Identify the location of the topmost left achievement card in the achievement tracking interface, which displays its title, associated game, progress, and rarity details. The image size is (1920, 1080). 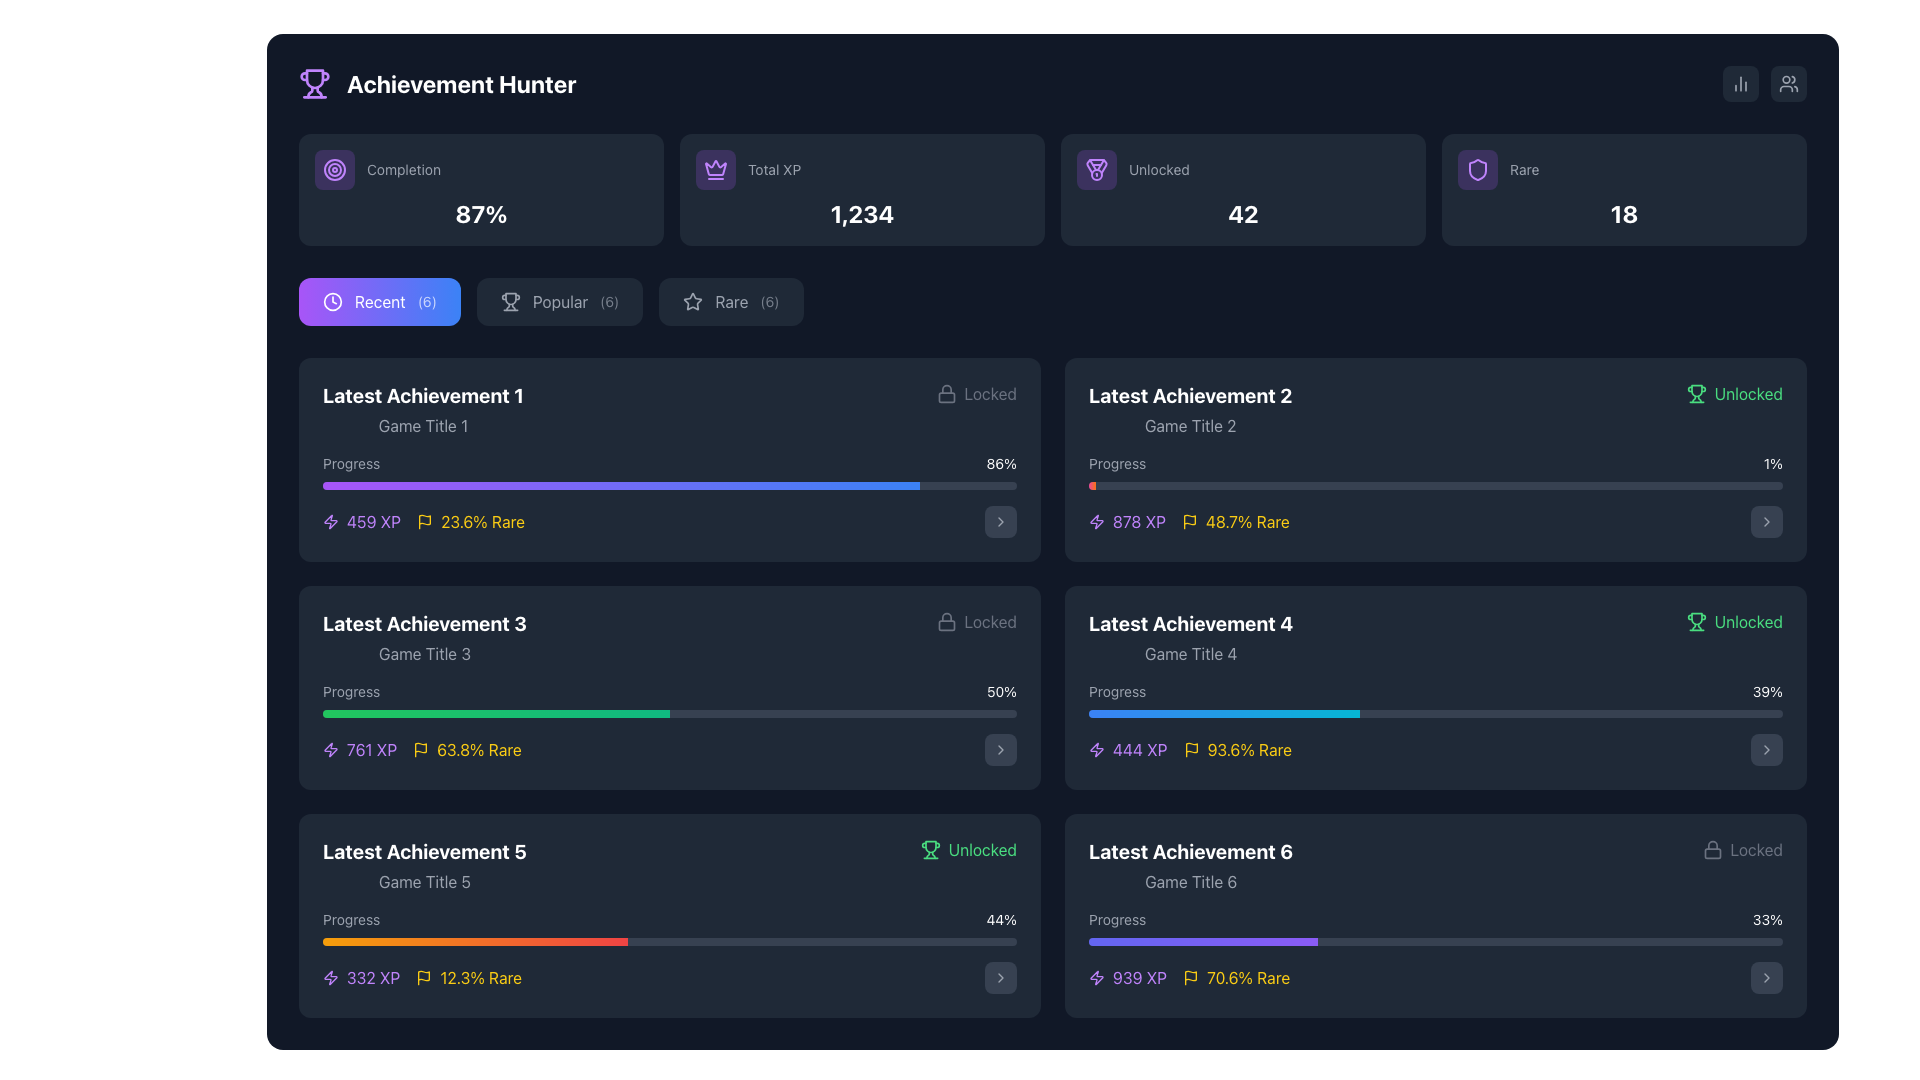
(670, 459).